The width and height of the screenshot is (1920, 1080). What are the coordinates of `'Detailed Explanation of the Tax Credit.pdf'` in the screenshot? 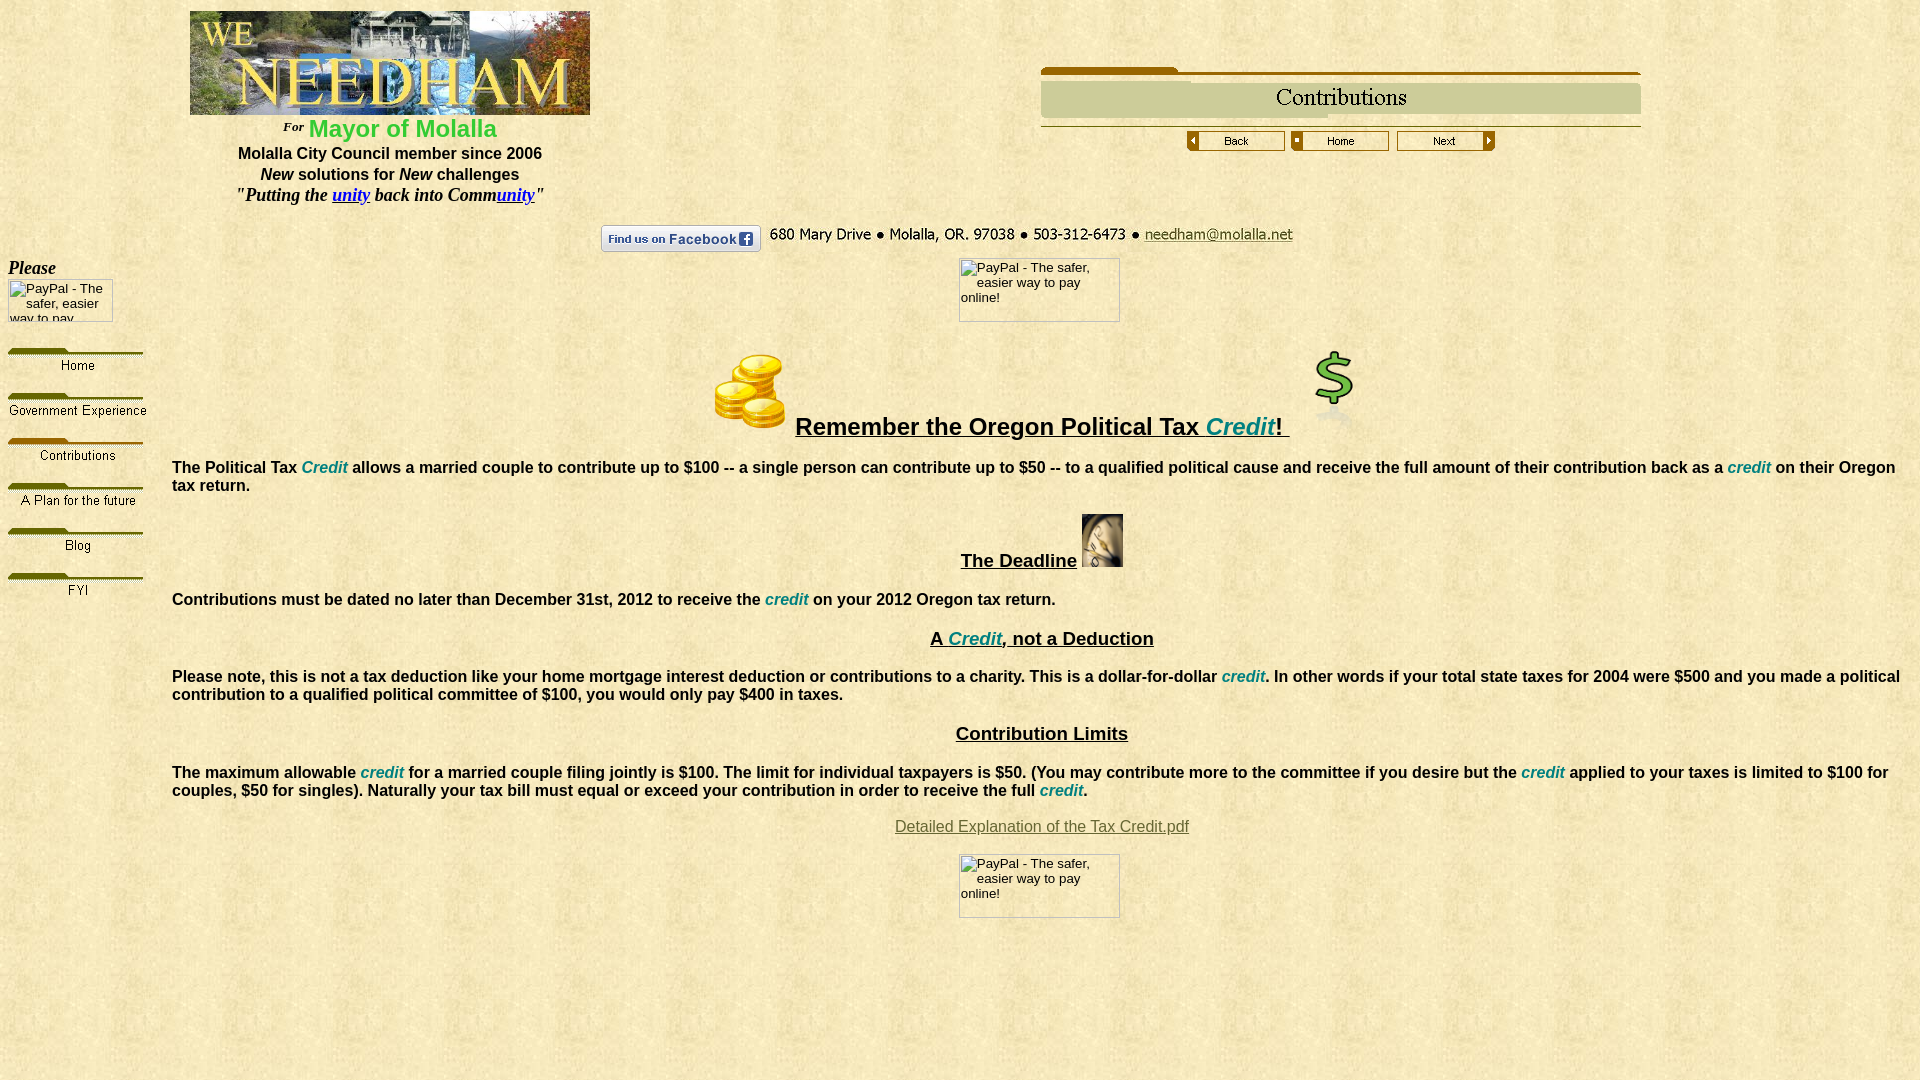 It's located at (1040, 826).